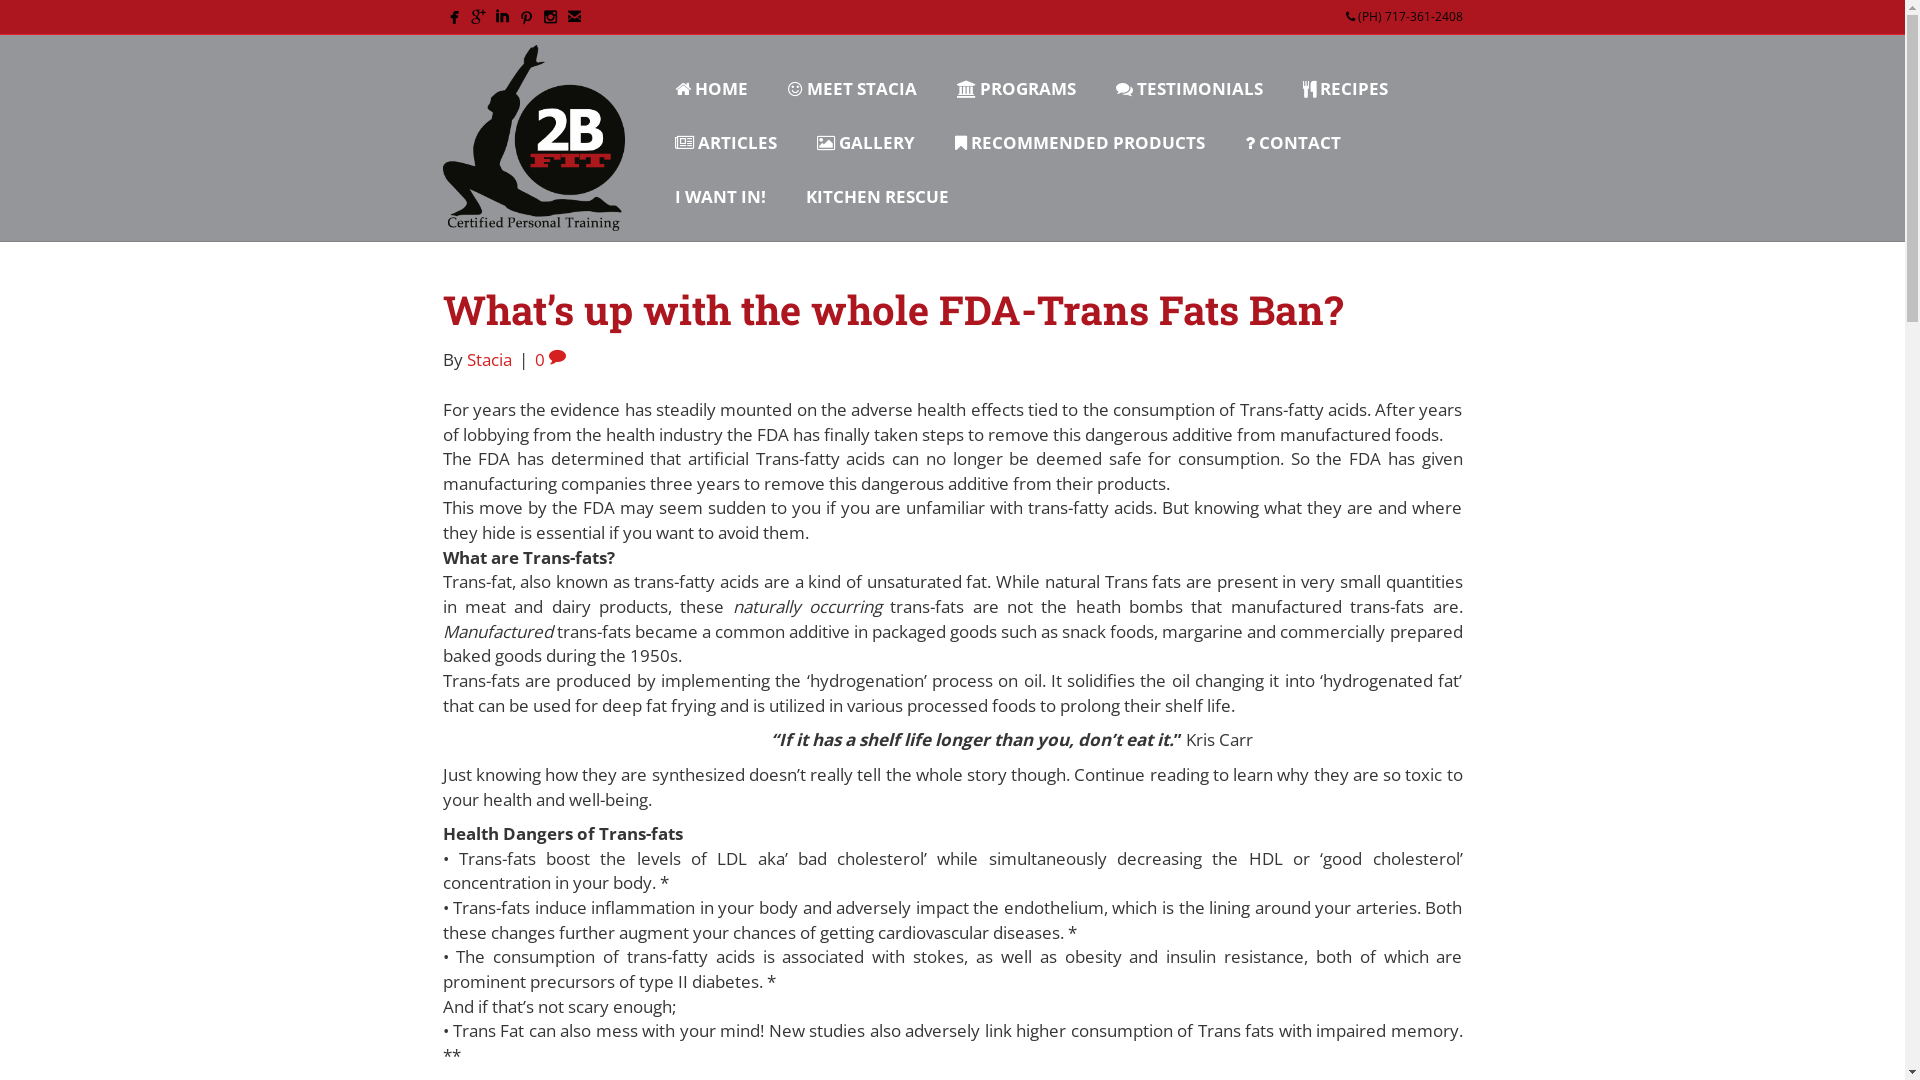  I want to click on 'ARTICLES', so click(654, 137).